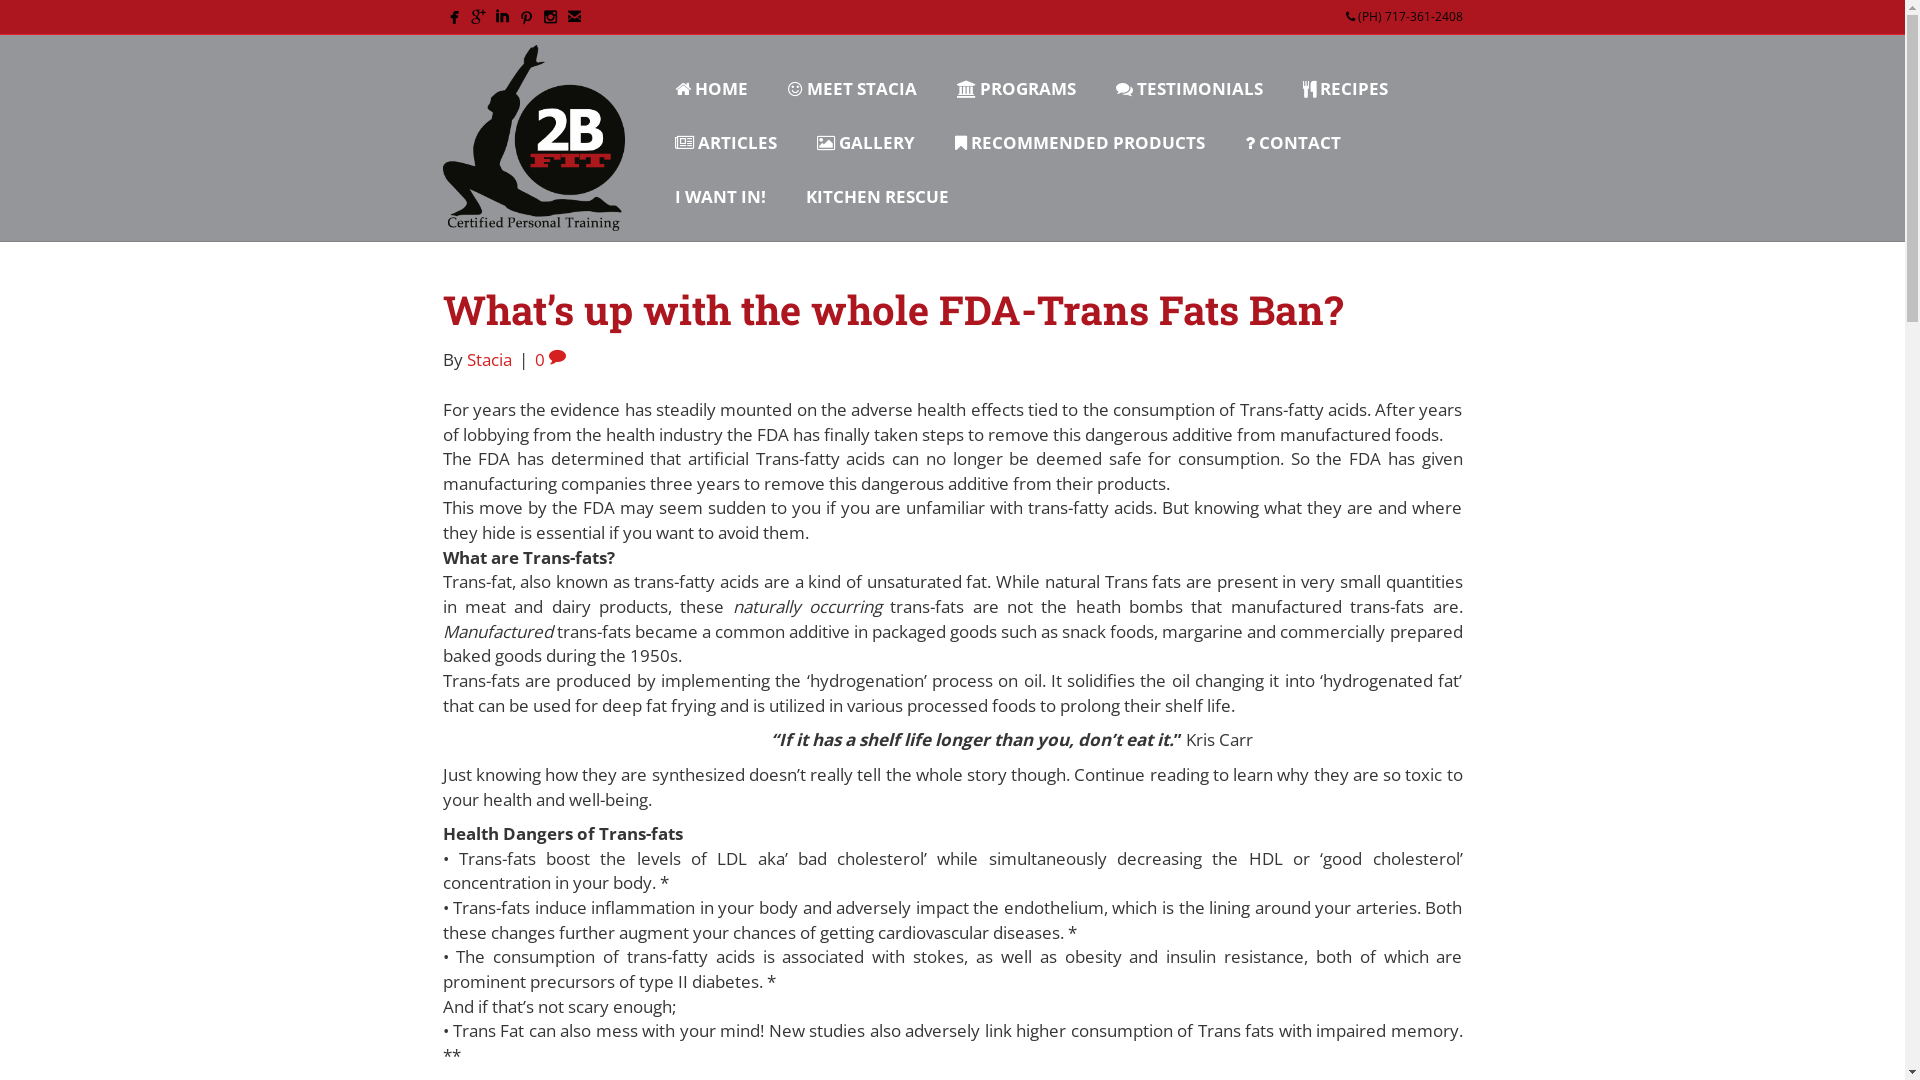  I want to click on 'ARTICLES', so click(654, 137).